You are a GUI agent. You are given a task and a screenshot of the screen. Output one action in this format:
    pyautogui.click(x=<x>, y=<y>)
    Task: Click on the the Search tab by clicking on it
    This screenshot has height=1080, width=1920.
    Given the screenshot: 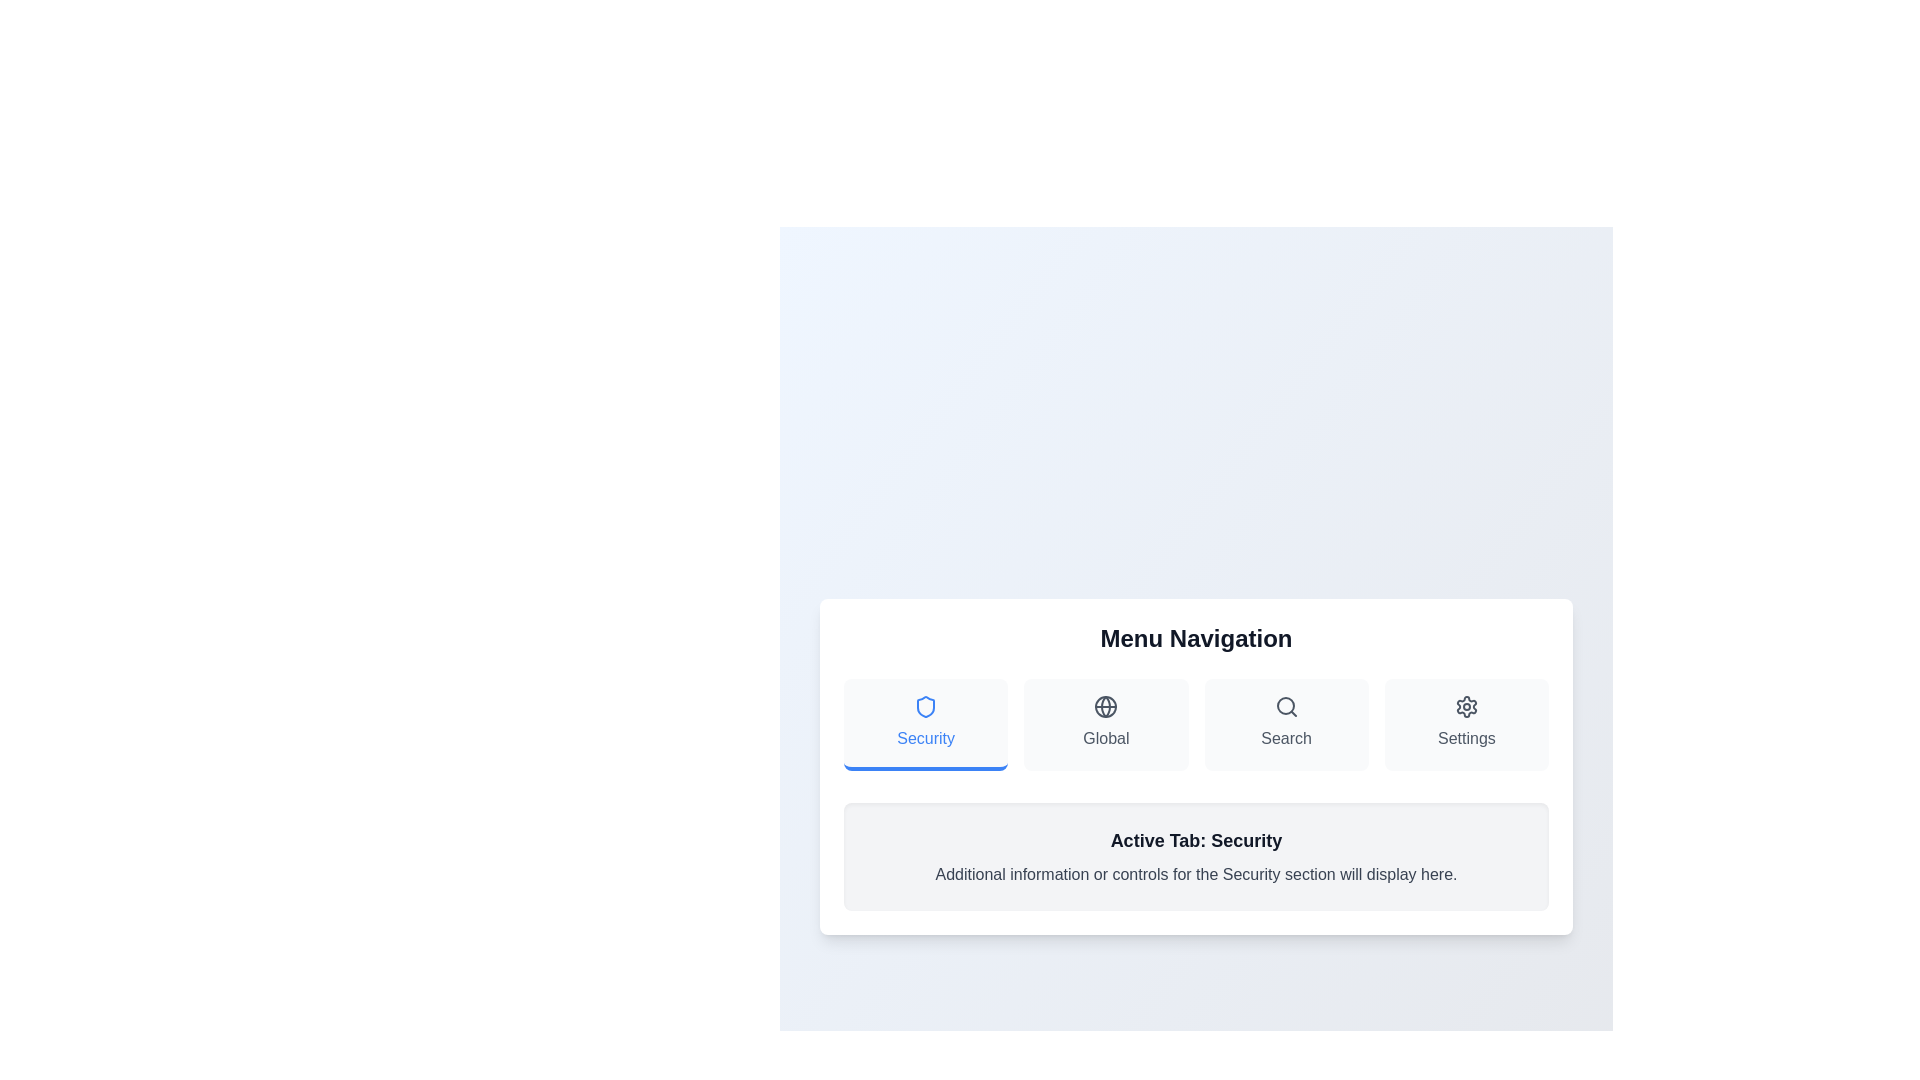 What is the action you would take?
    pyautogui.click(x=1286, y=725)
    